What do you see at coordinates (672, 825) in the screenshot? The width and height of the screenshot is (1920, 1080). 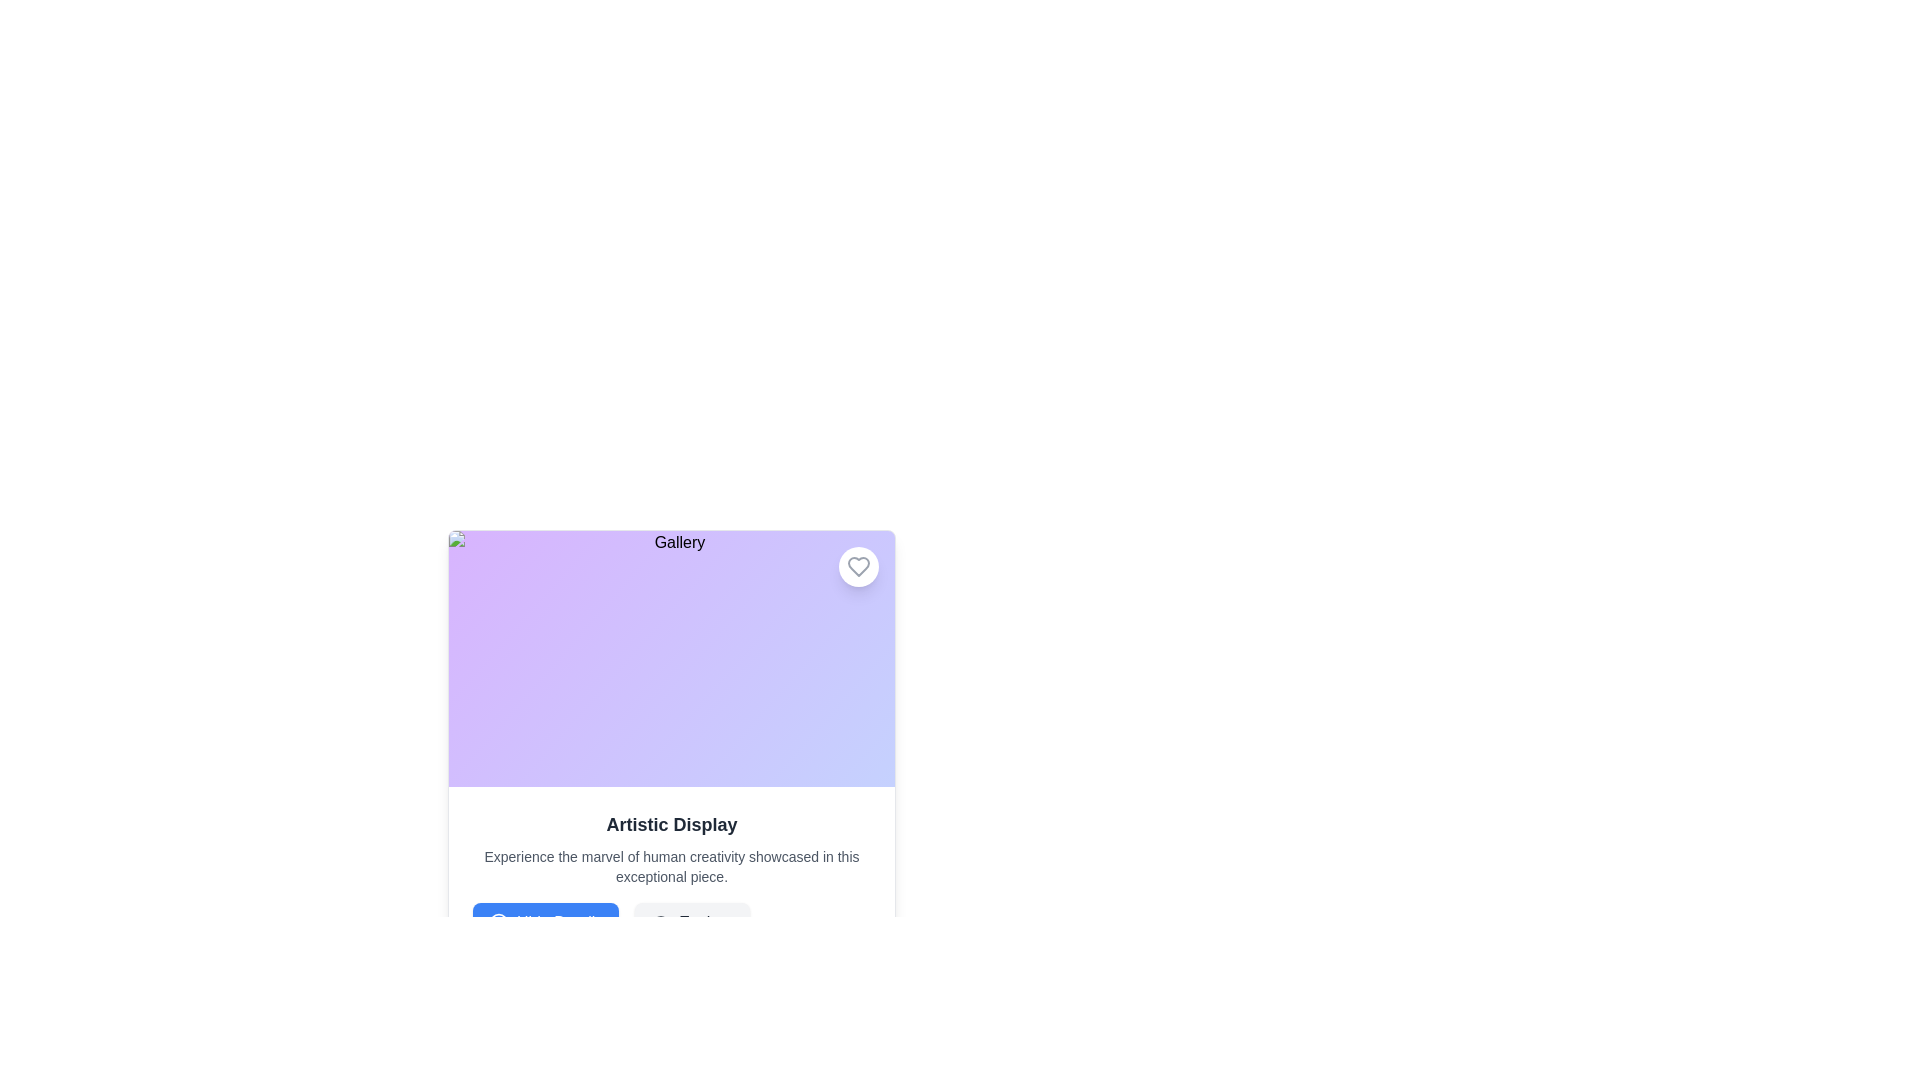 I see `the heading element containing the text 'Artistic Display', which is styled with bold font and large size, located at the top of the card-like component` at bounding box center [672, 825].